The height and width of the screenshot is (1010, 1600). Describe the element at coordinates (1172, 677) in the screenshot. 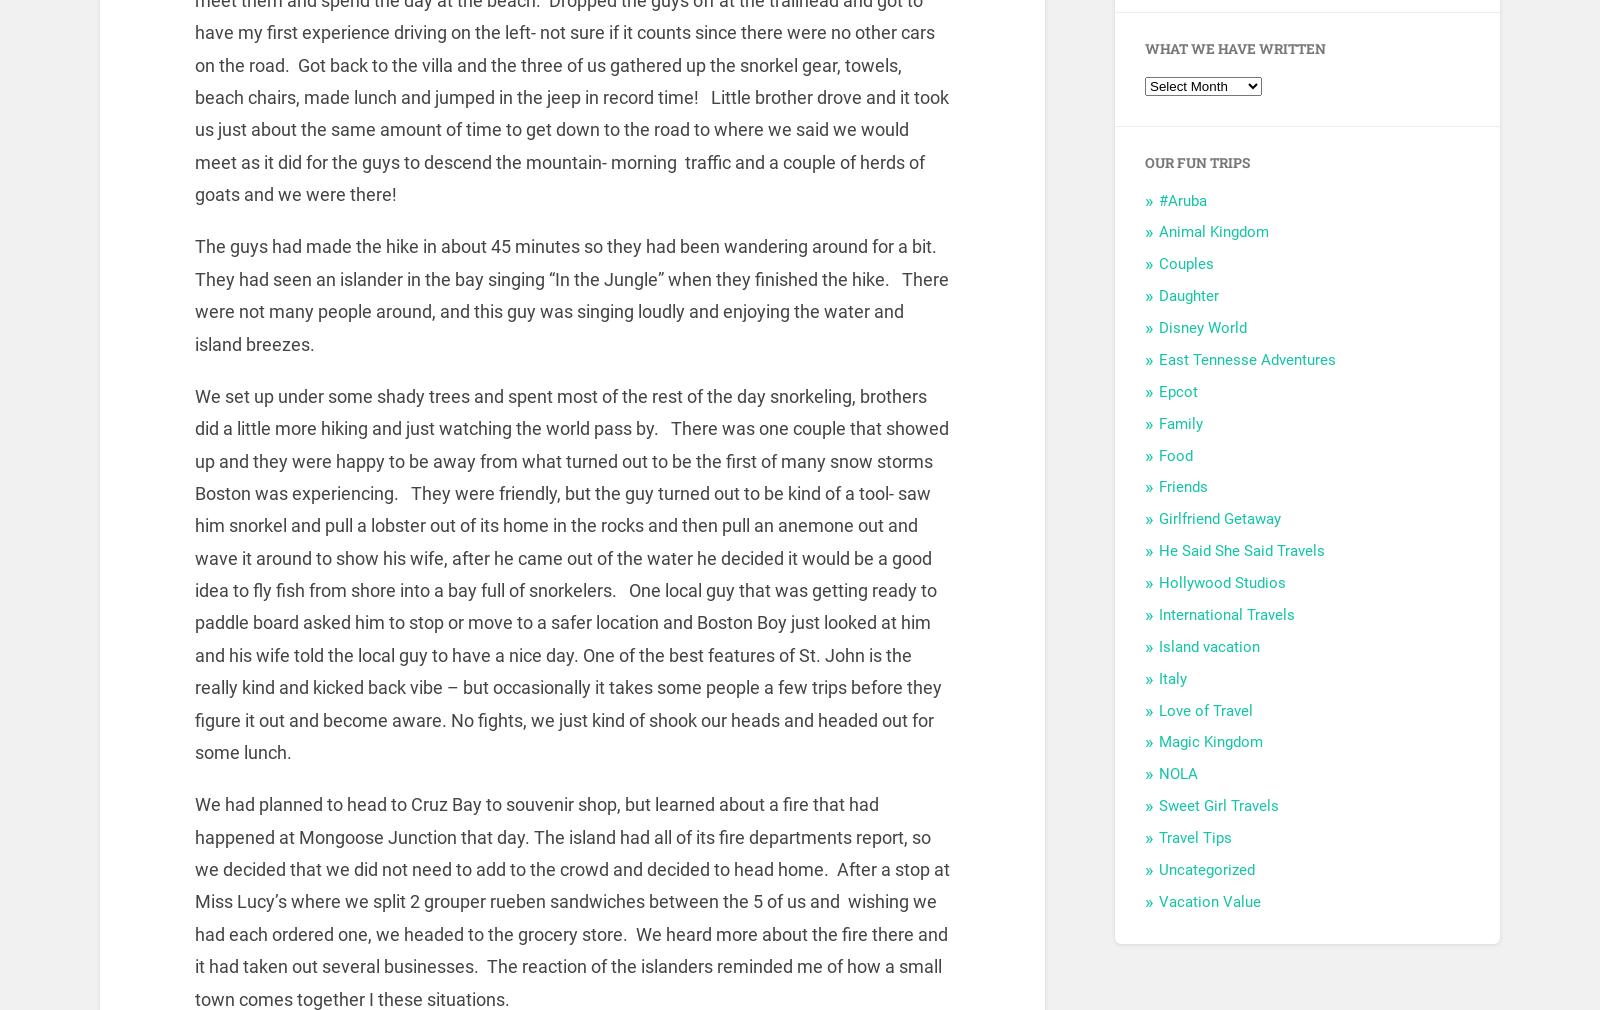

I see `'Italy'` at that location.